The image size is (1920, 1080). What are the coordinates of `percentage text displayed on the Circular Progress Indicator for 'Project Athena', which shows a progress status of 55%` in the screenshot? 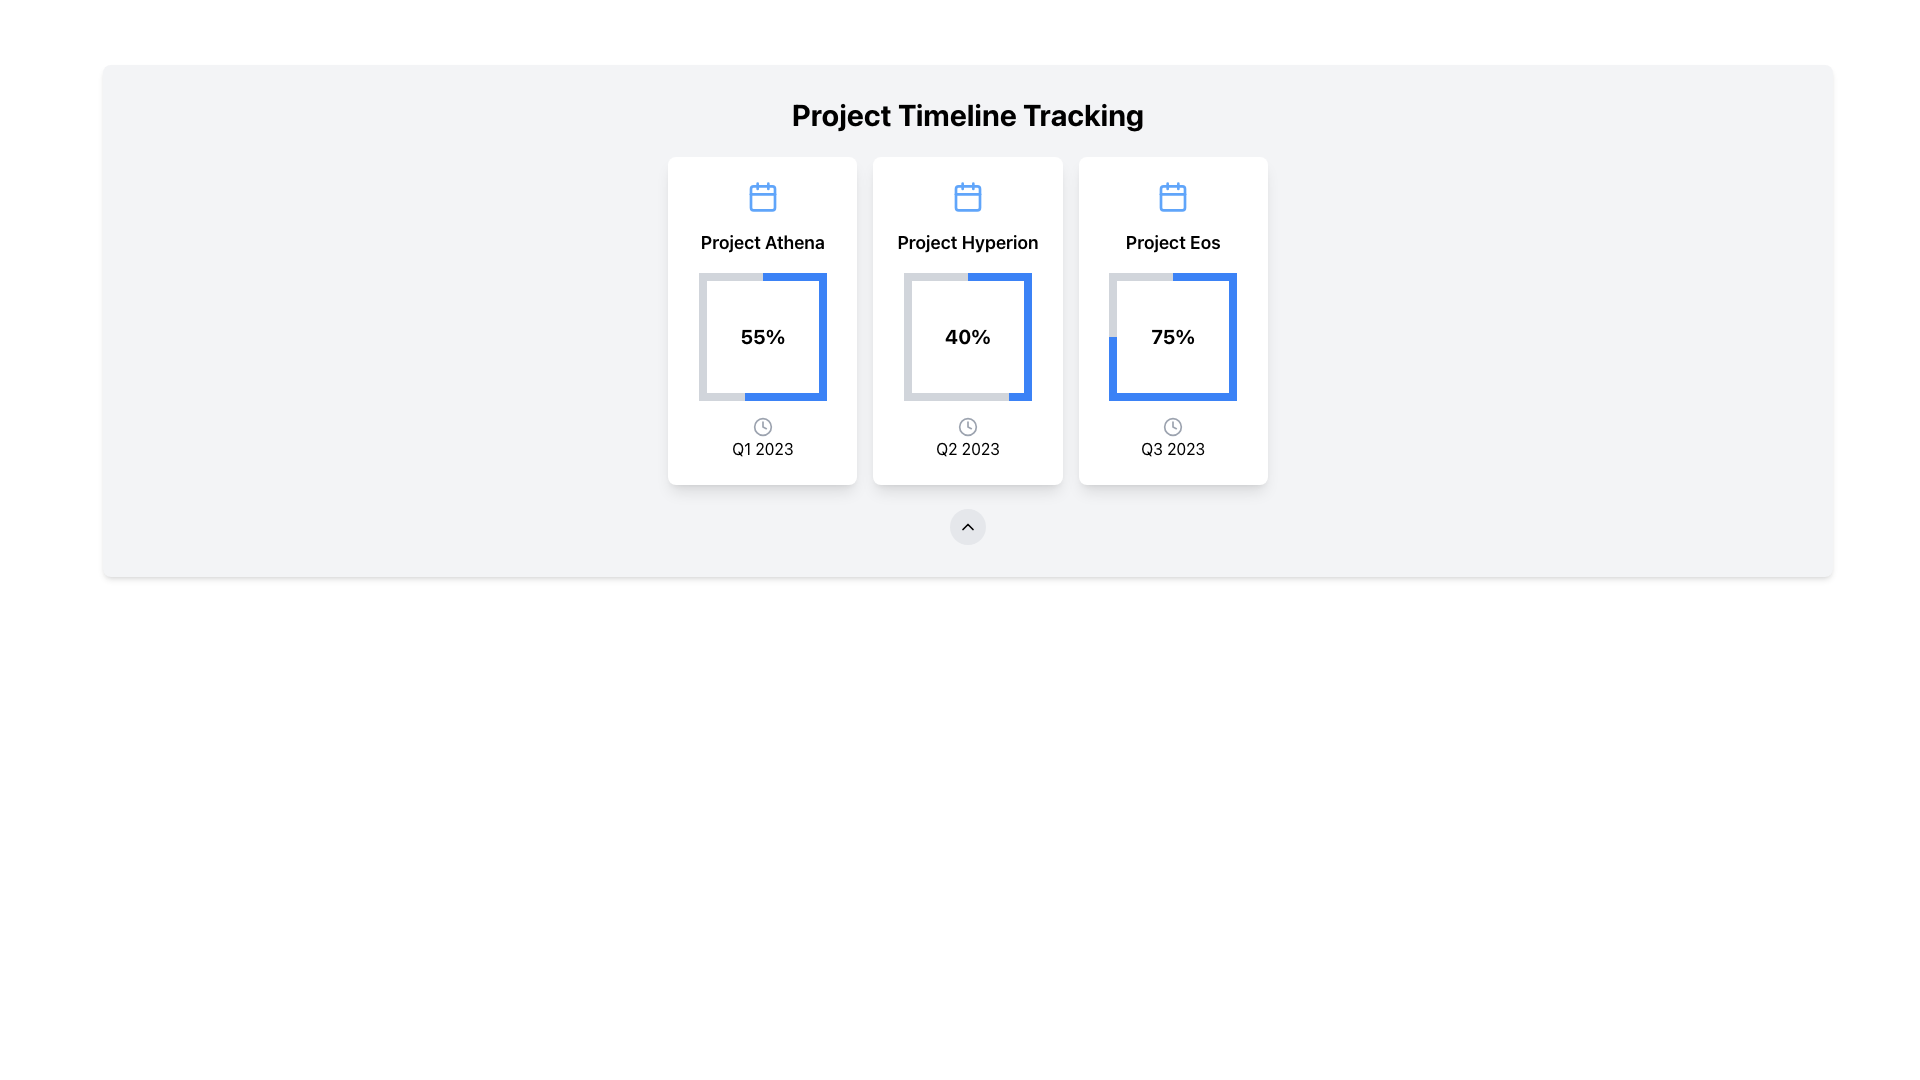 It's located at (761, 335).